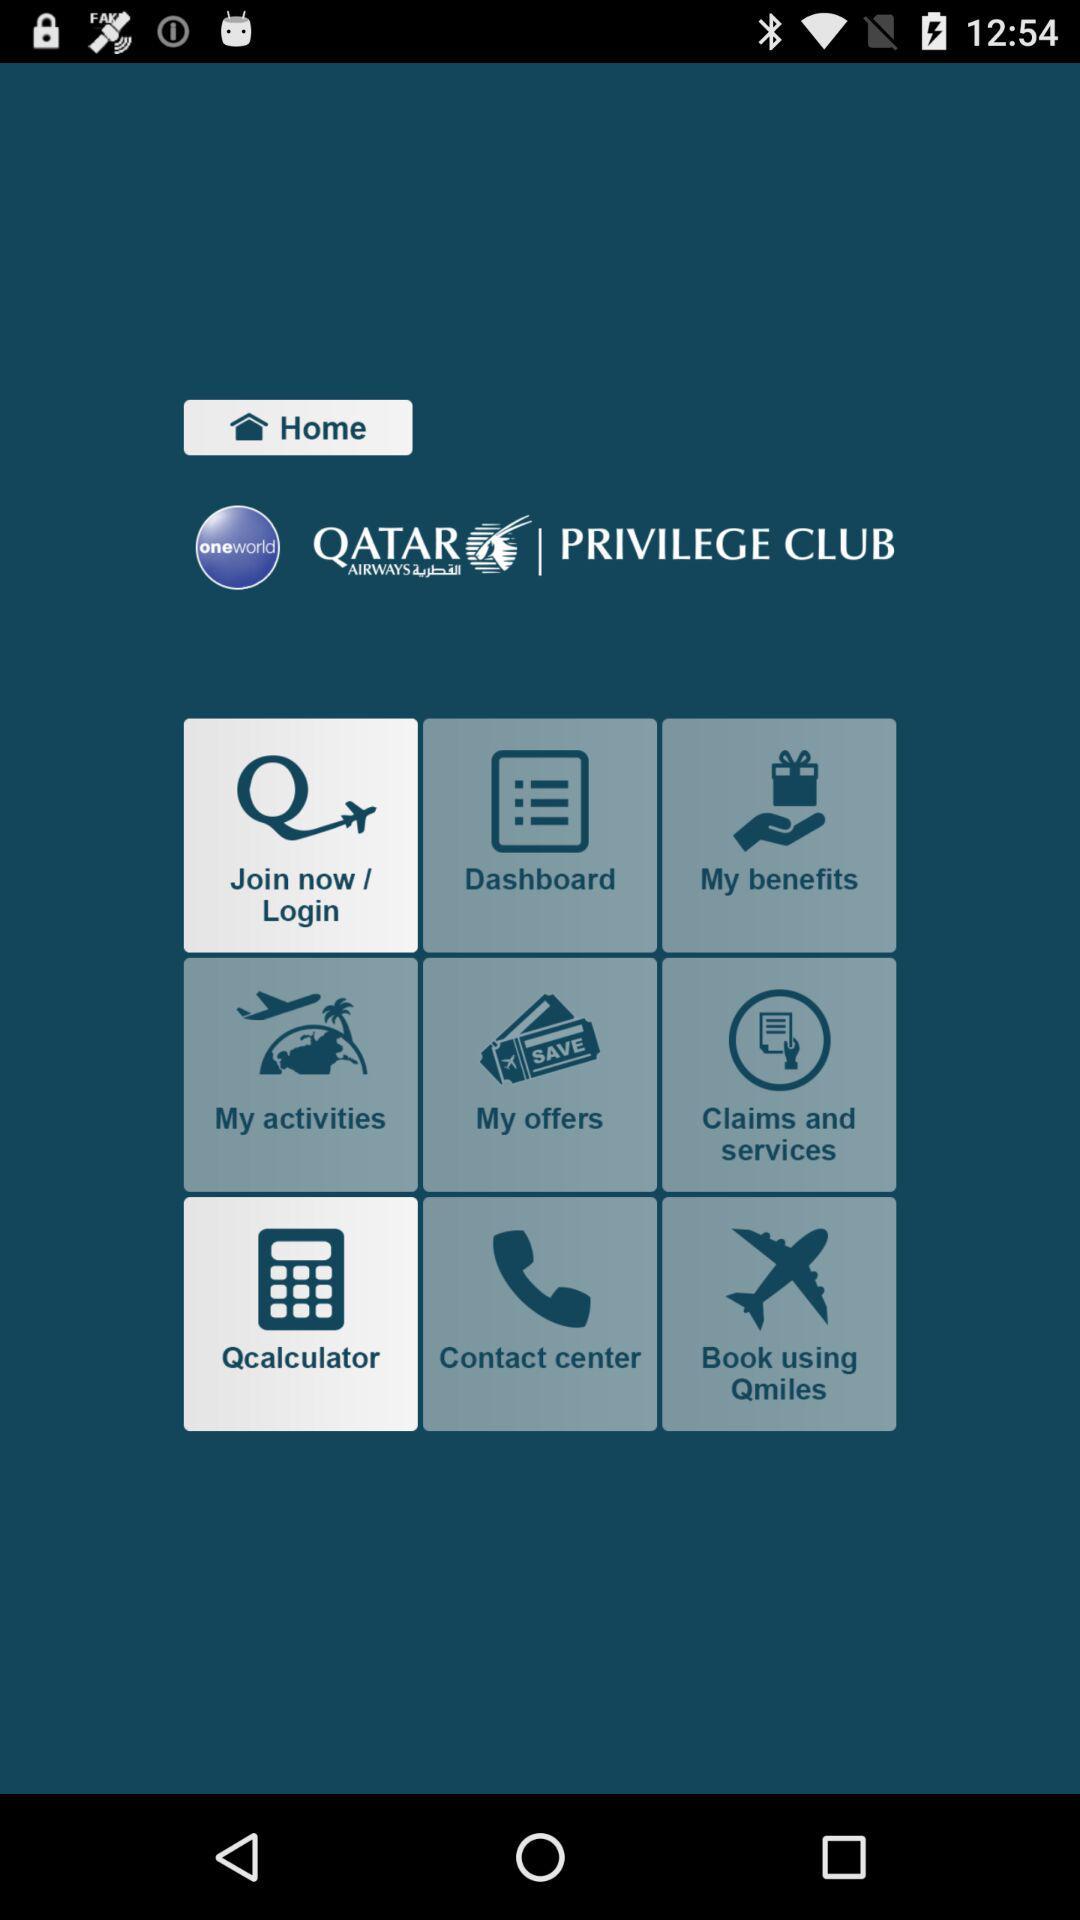 Image resolution: width=1080 pixels, height=1920 pixels. Describe the element at coordinates (778, 1314) in the screenshot. I see `flight booking` at that location.